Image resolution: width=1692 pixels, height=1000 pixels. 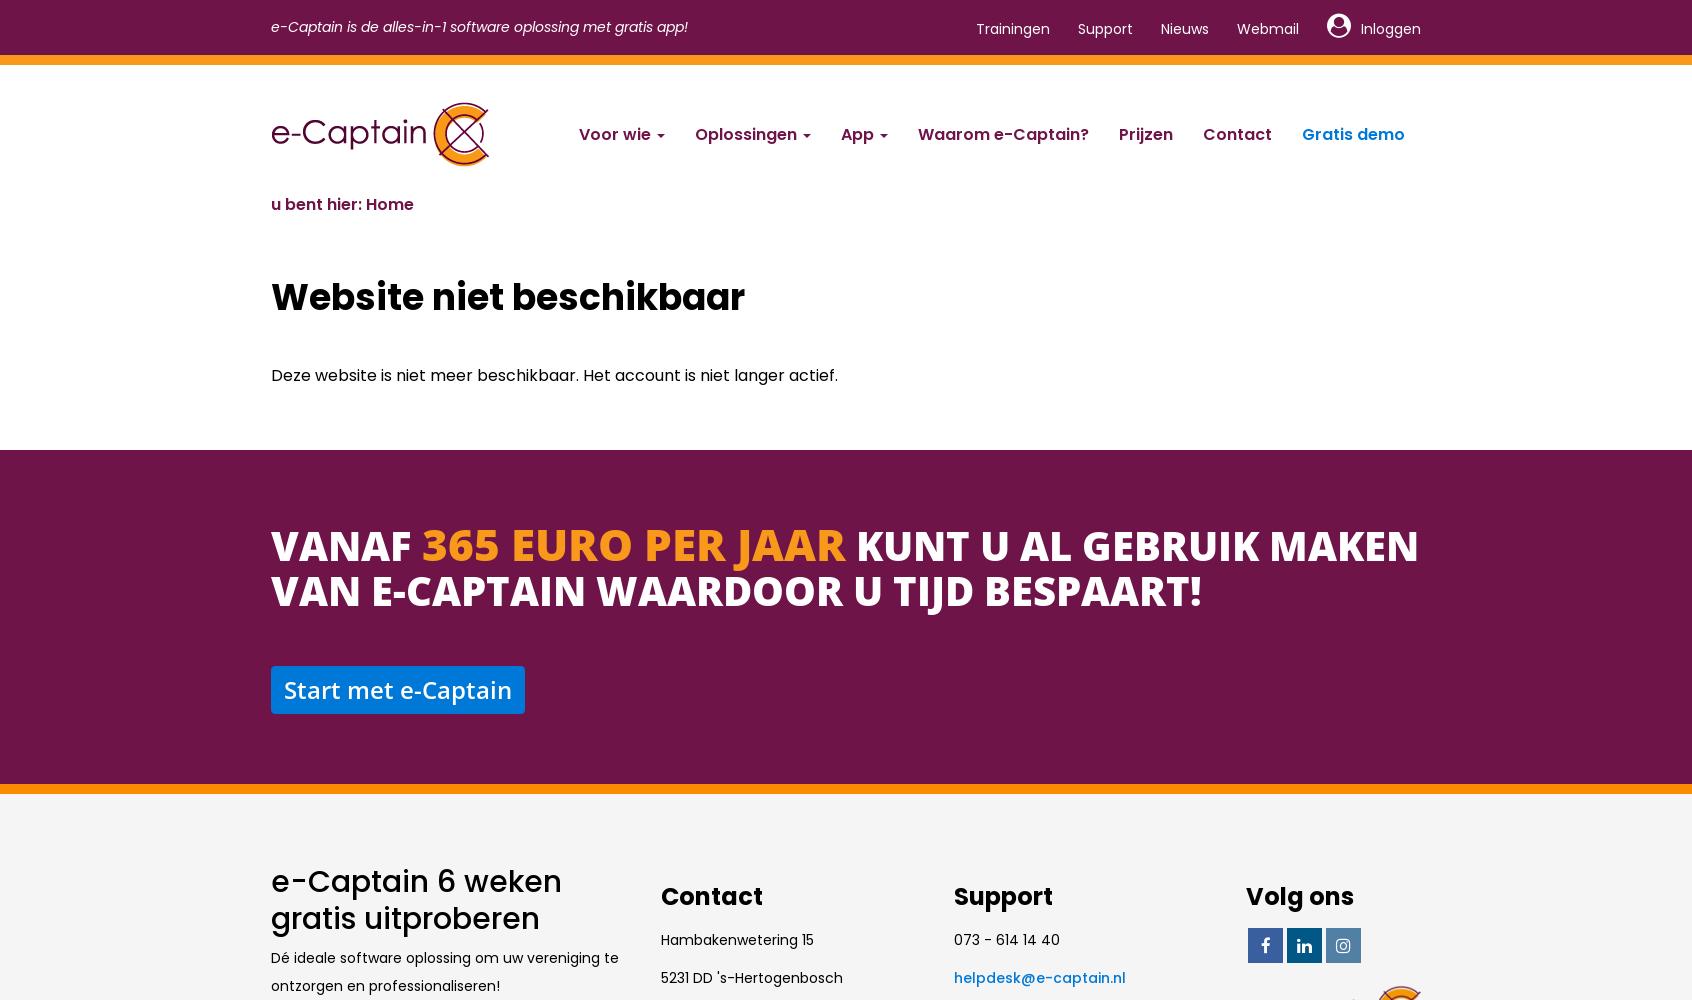 I want to click on 'Waarom e-Captain?', so click(x=1002, y=134).